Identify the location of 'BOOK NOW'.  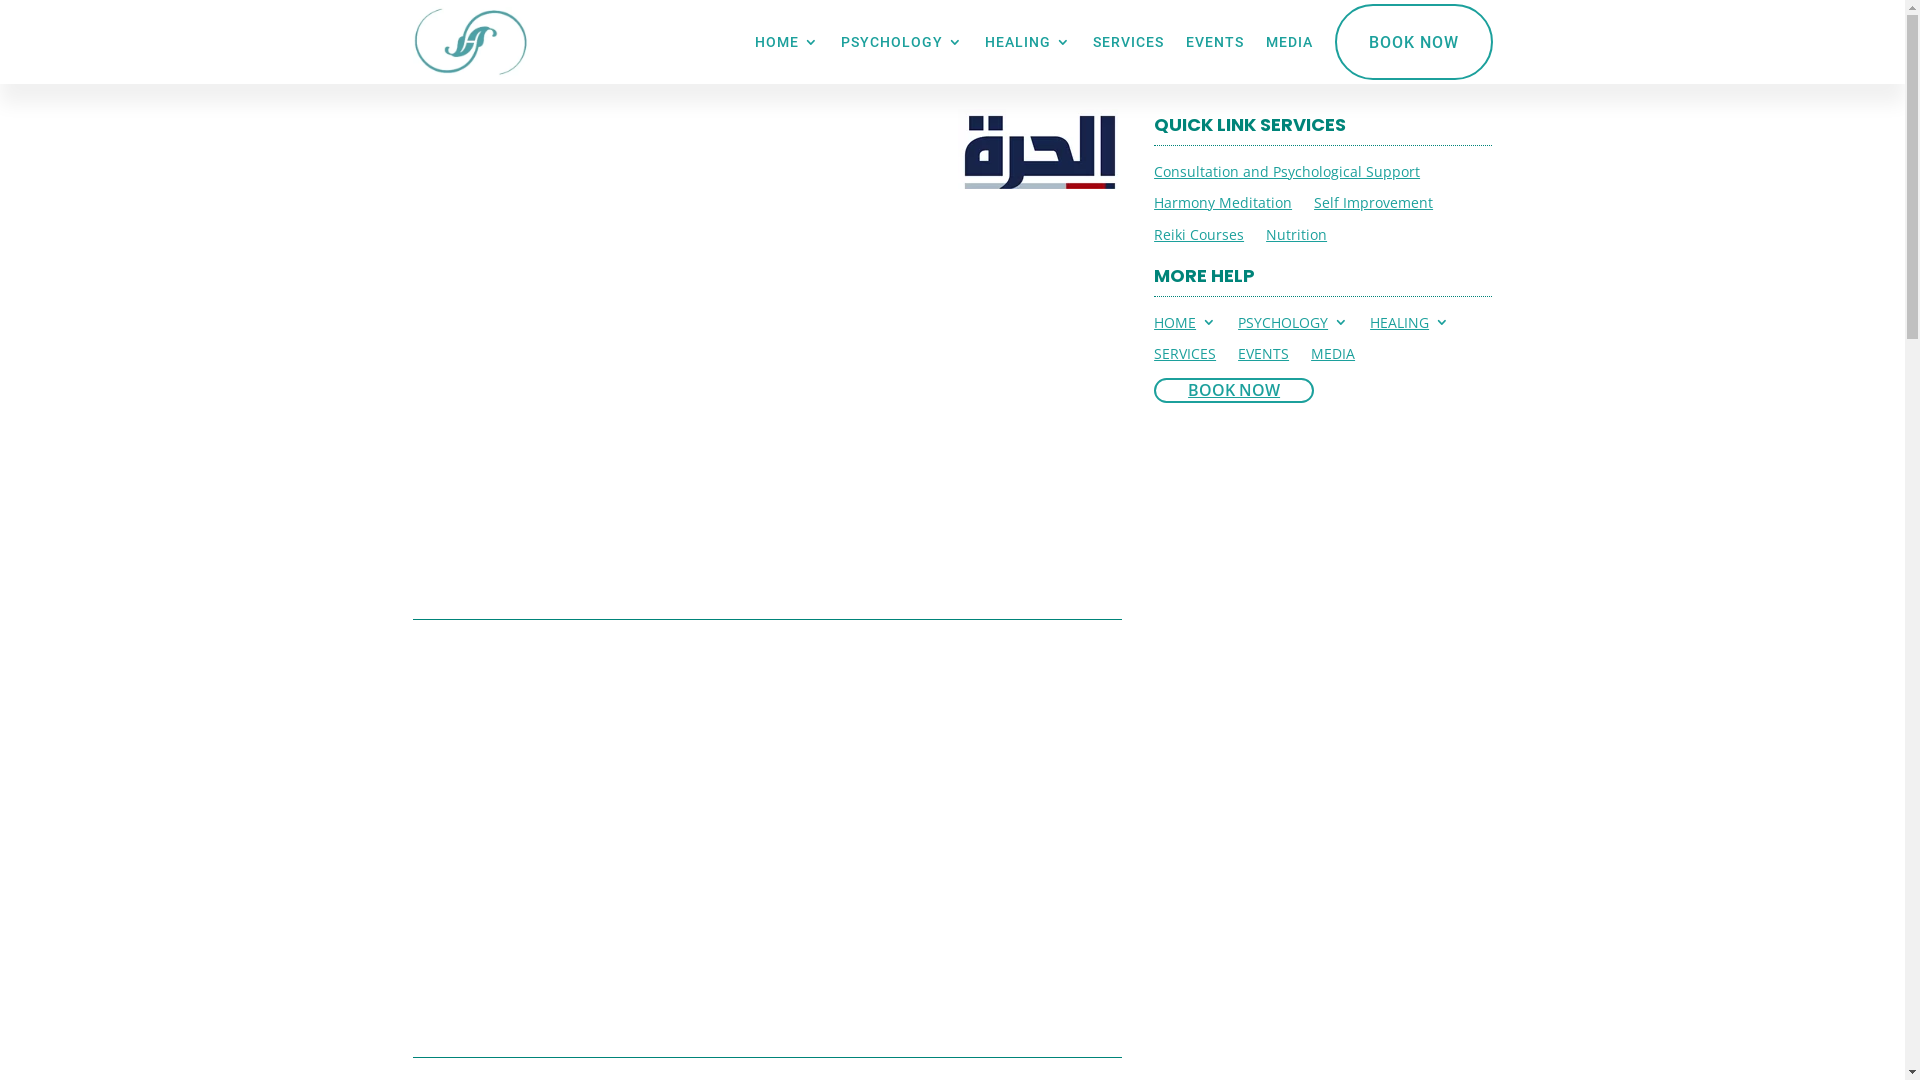
(1334, 42).